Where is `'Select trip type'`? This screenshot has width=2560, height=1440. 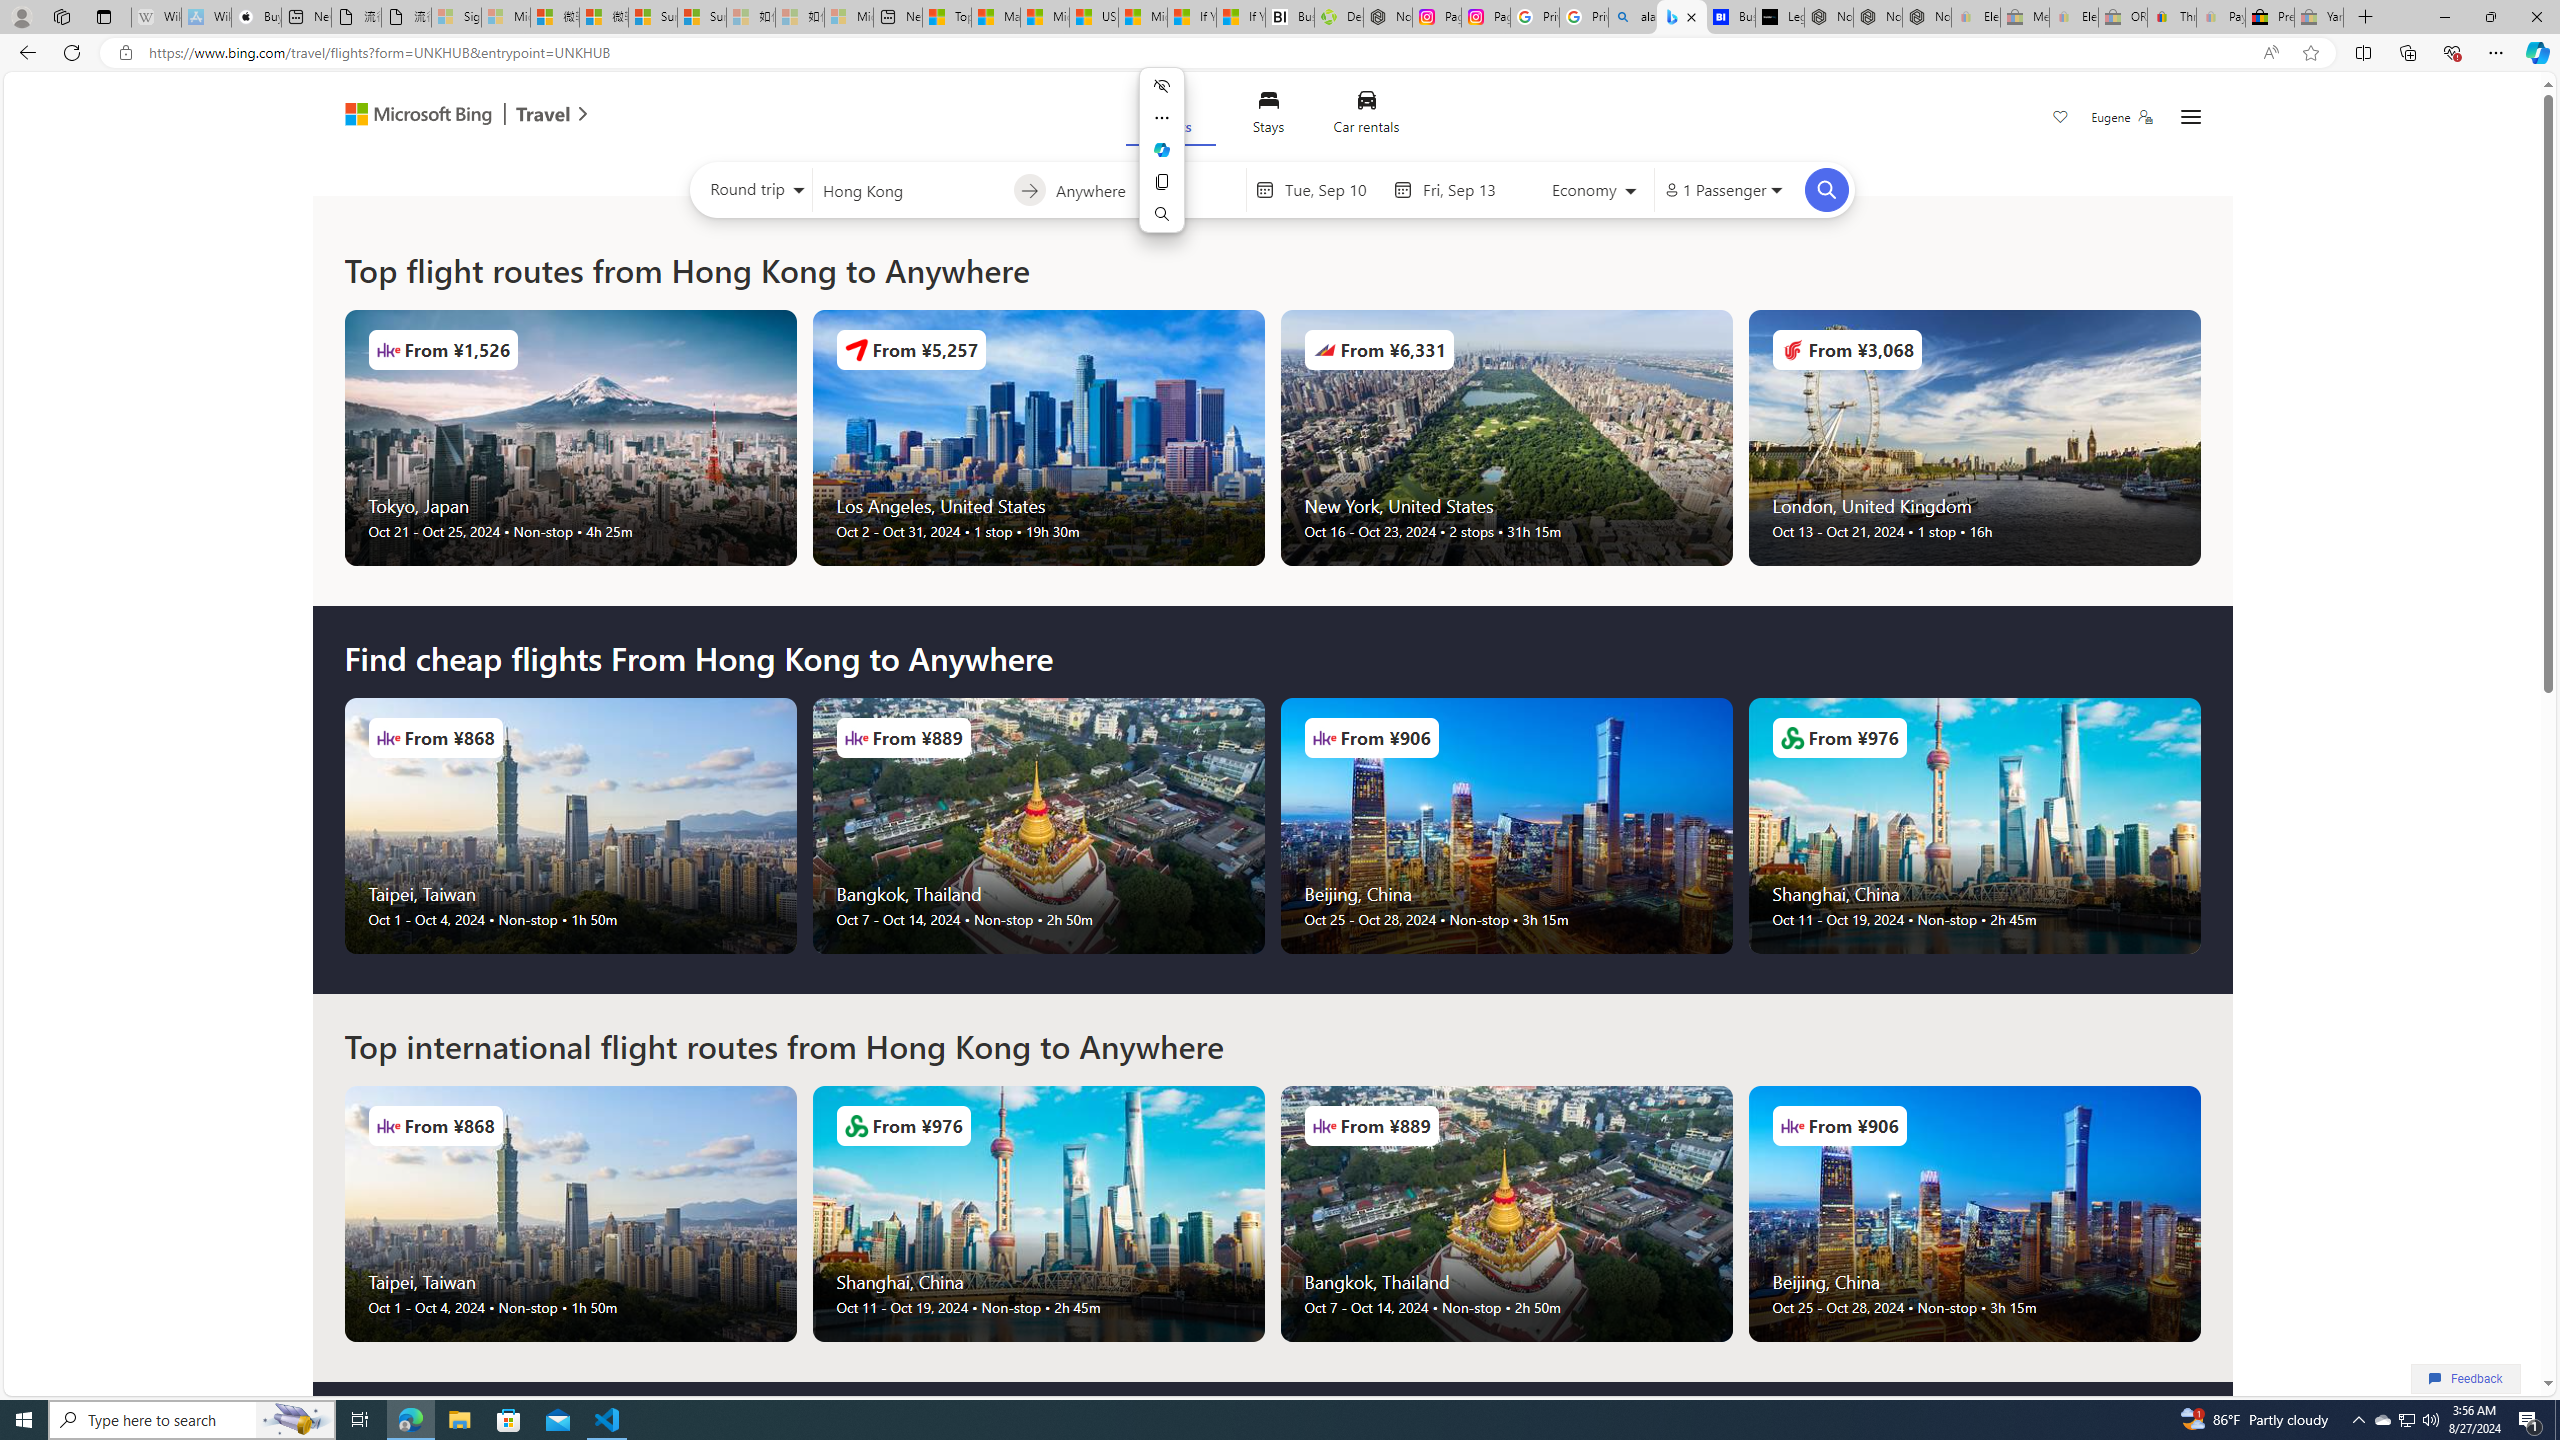
'Select trip type' is located at coordinates (751, 194).